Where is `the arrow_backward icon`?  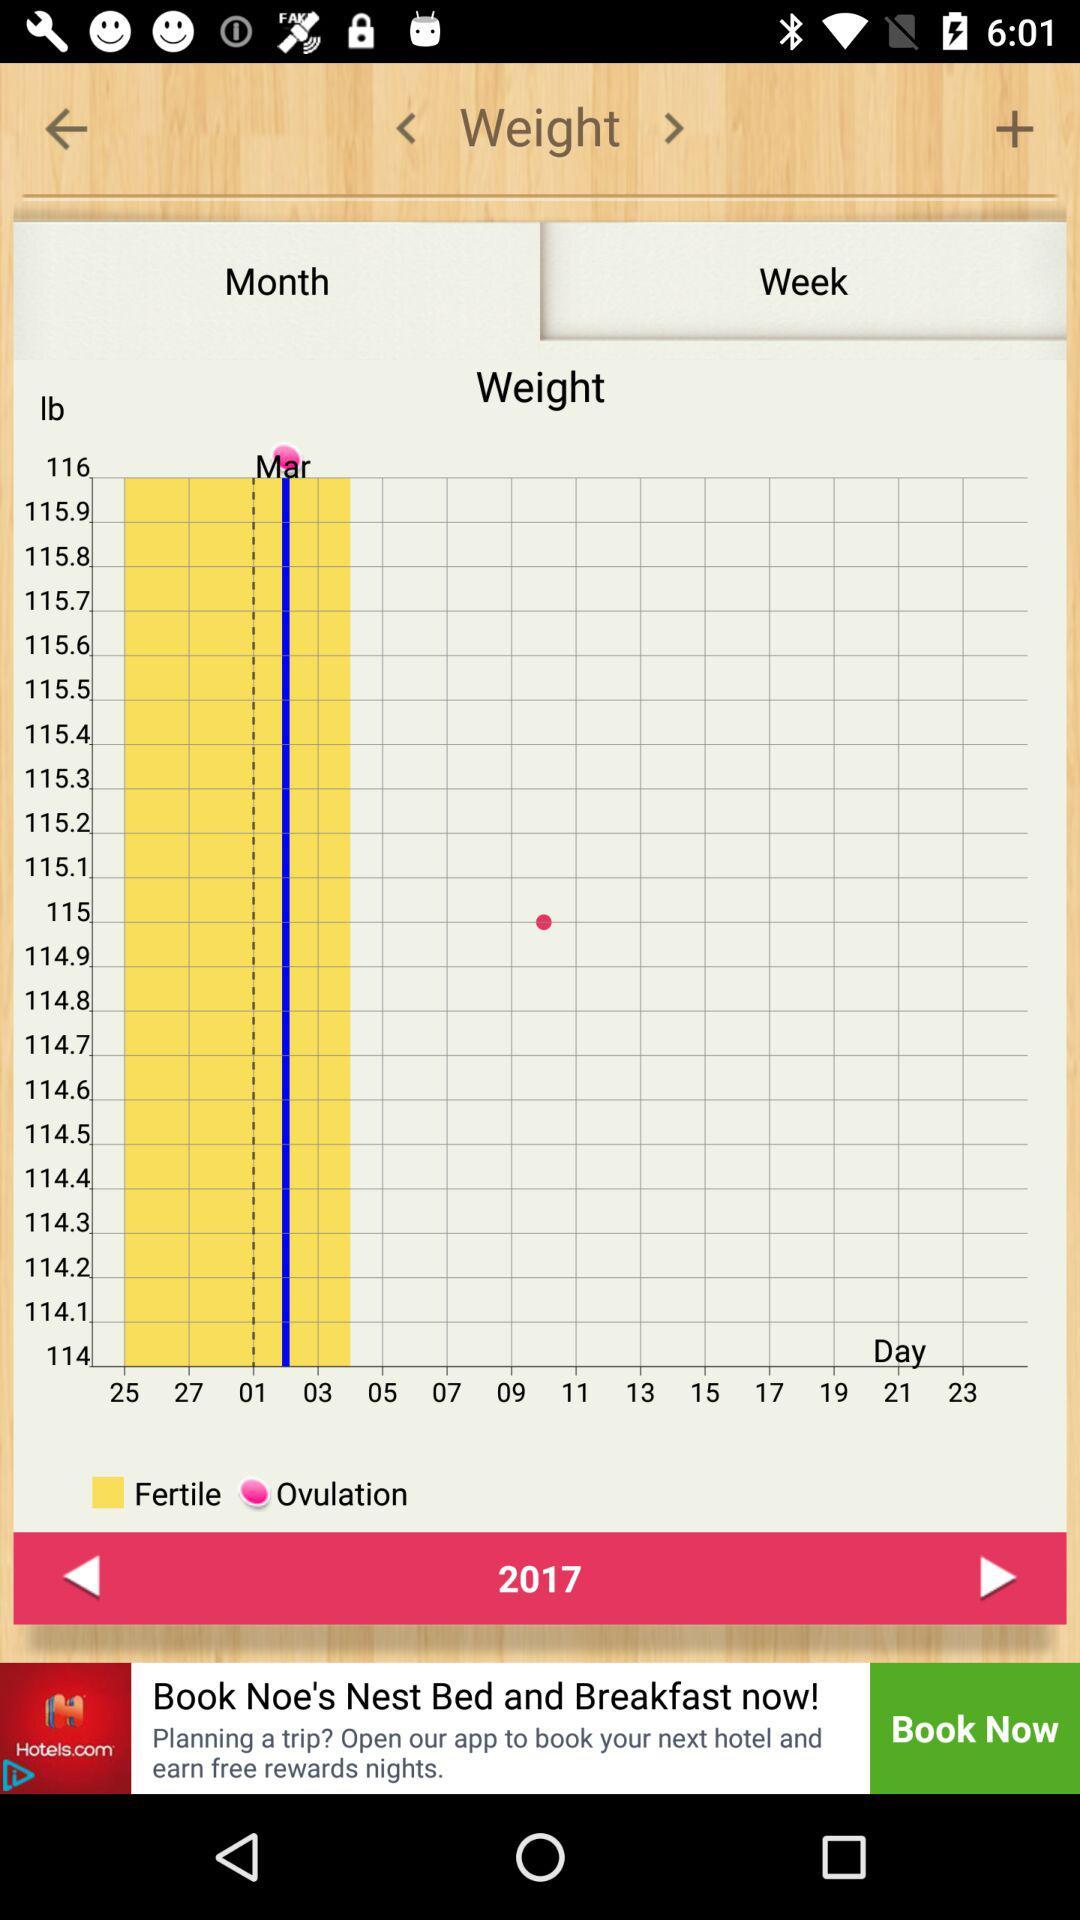
the arrow_backward icon is located at coordinates (64, 127).